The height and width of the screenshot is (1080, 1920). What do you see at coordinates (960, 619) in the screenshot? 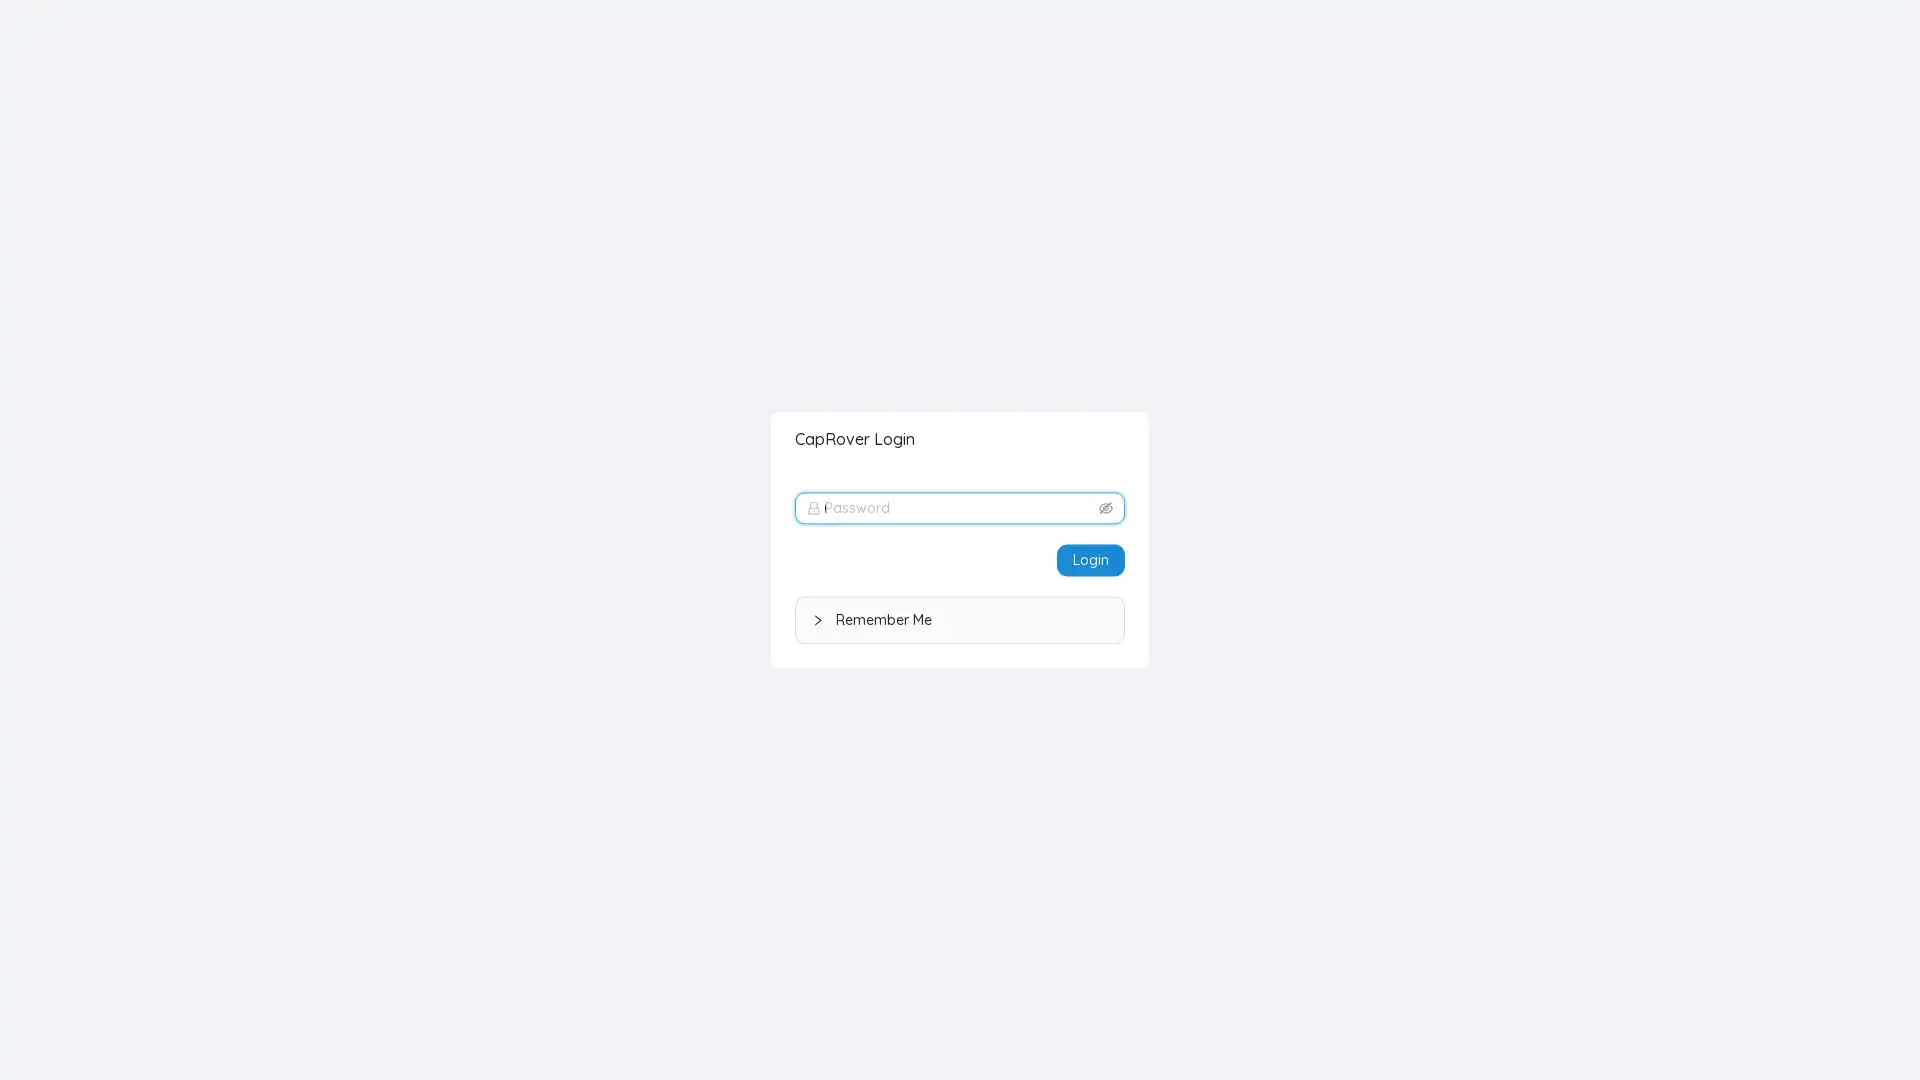
I see `right Remember Me` at bounding box center [960, 619].